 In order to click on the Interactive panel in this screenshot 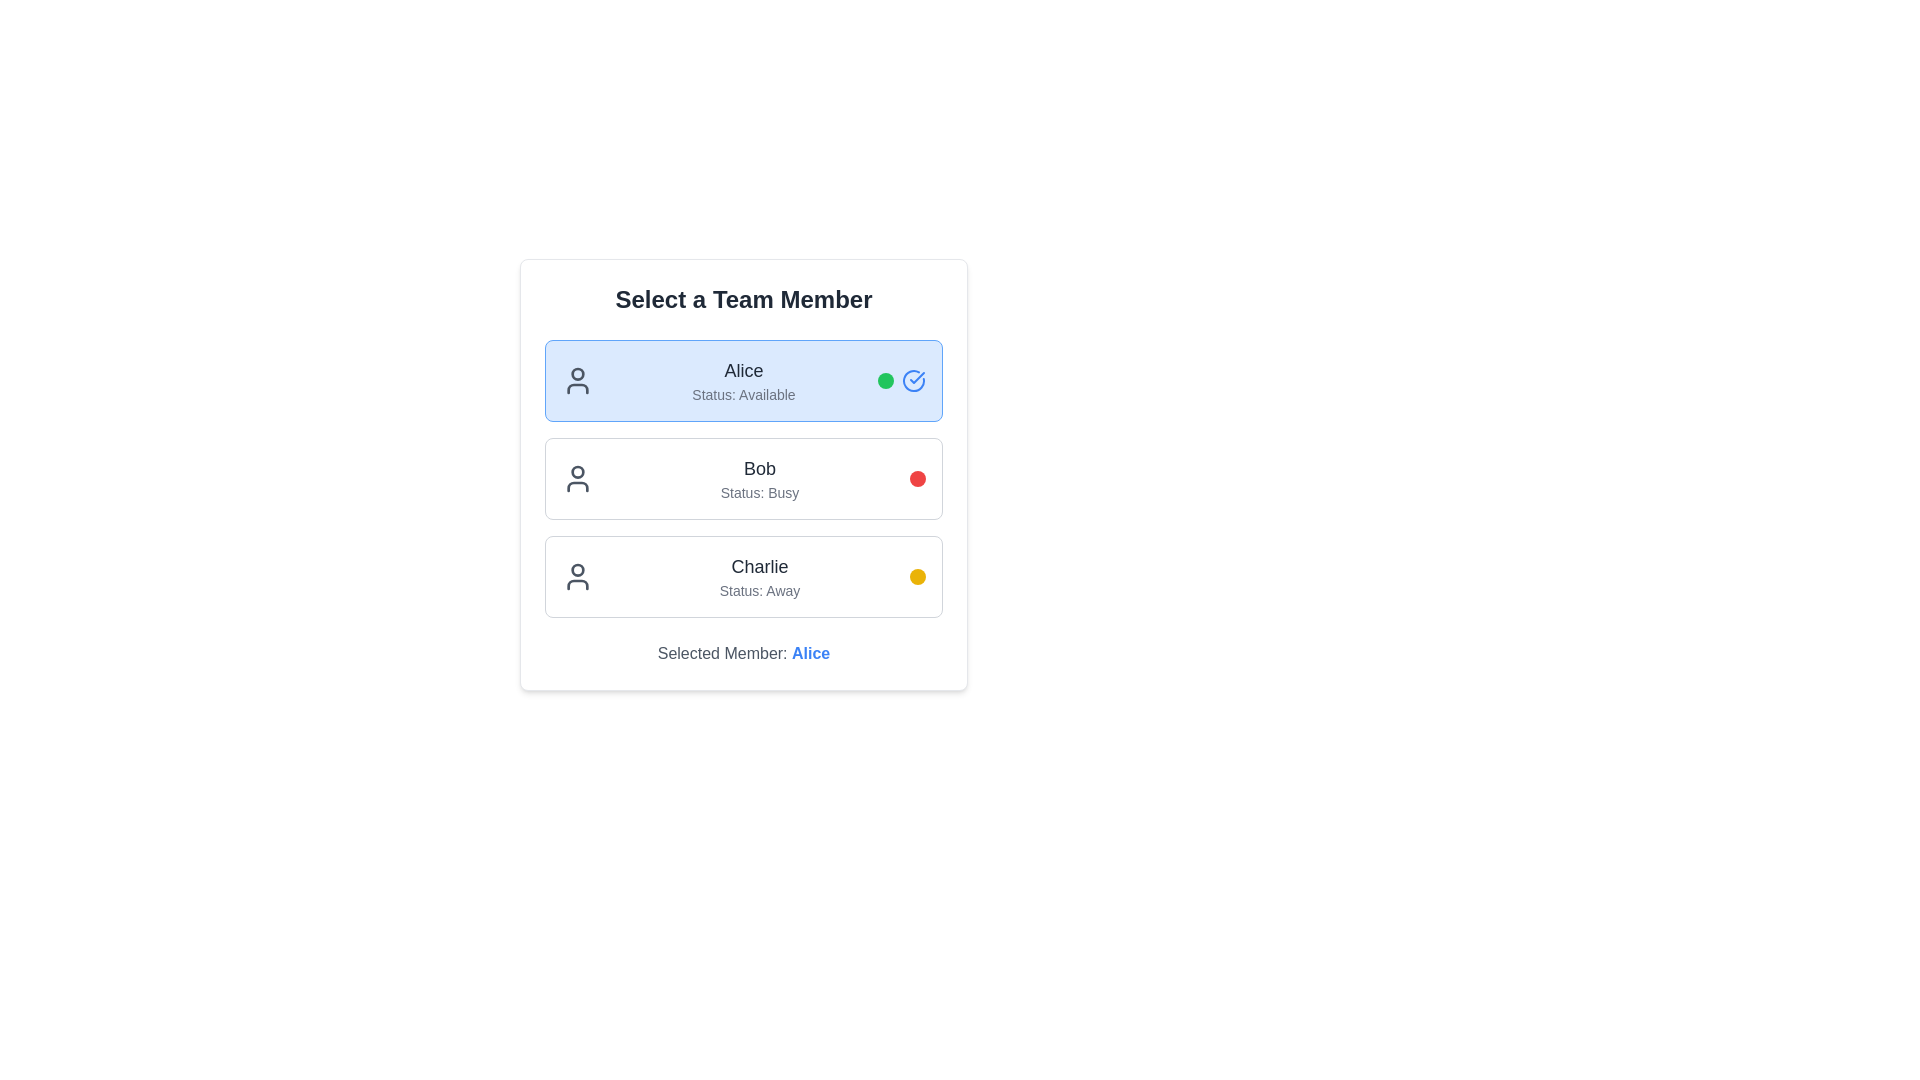, I will do `click(743, 474)`.